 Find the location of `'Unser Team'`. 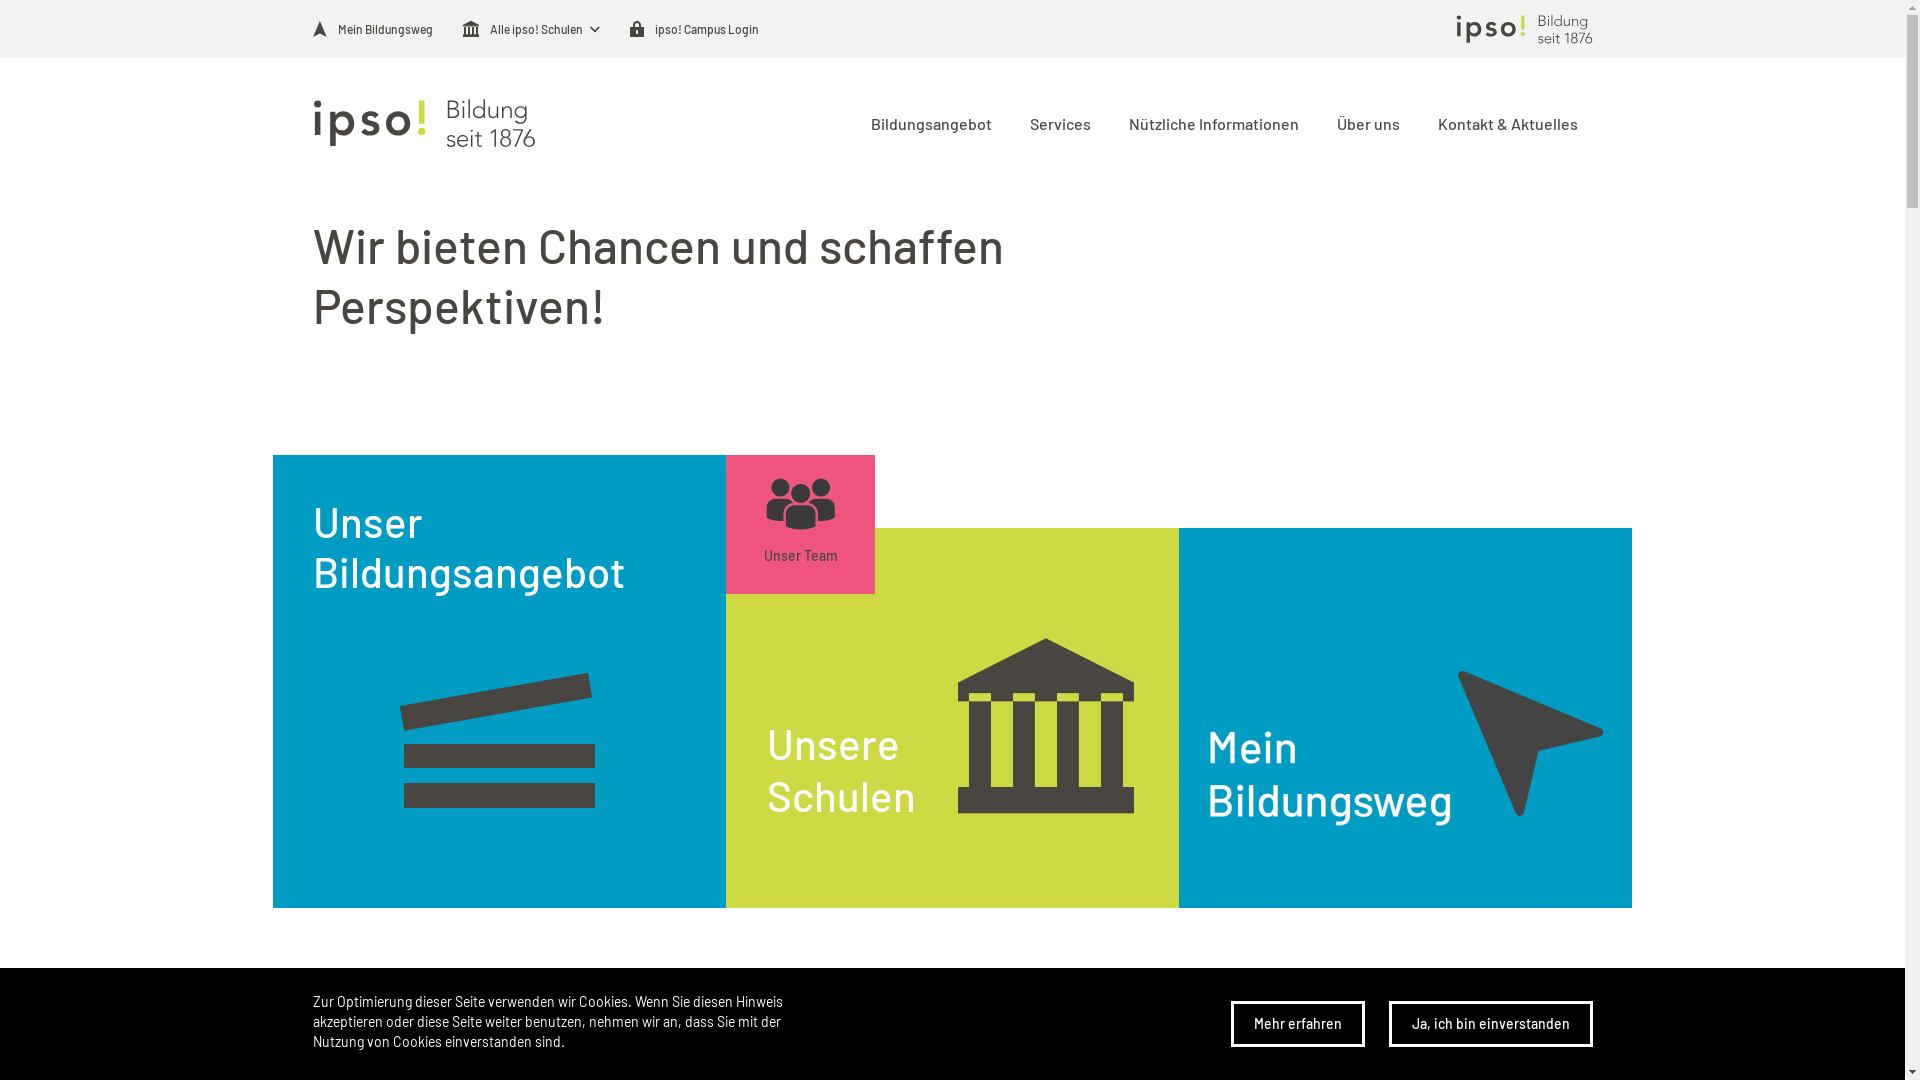

'Unser Team' is located at coordinates (801, 523).